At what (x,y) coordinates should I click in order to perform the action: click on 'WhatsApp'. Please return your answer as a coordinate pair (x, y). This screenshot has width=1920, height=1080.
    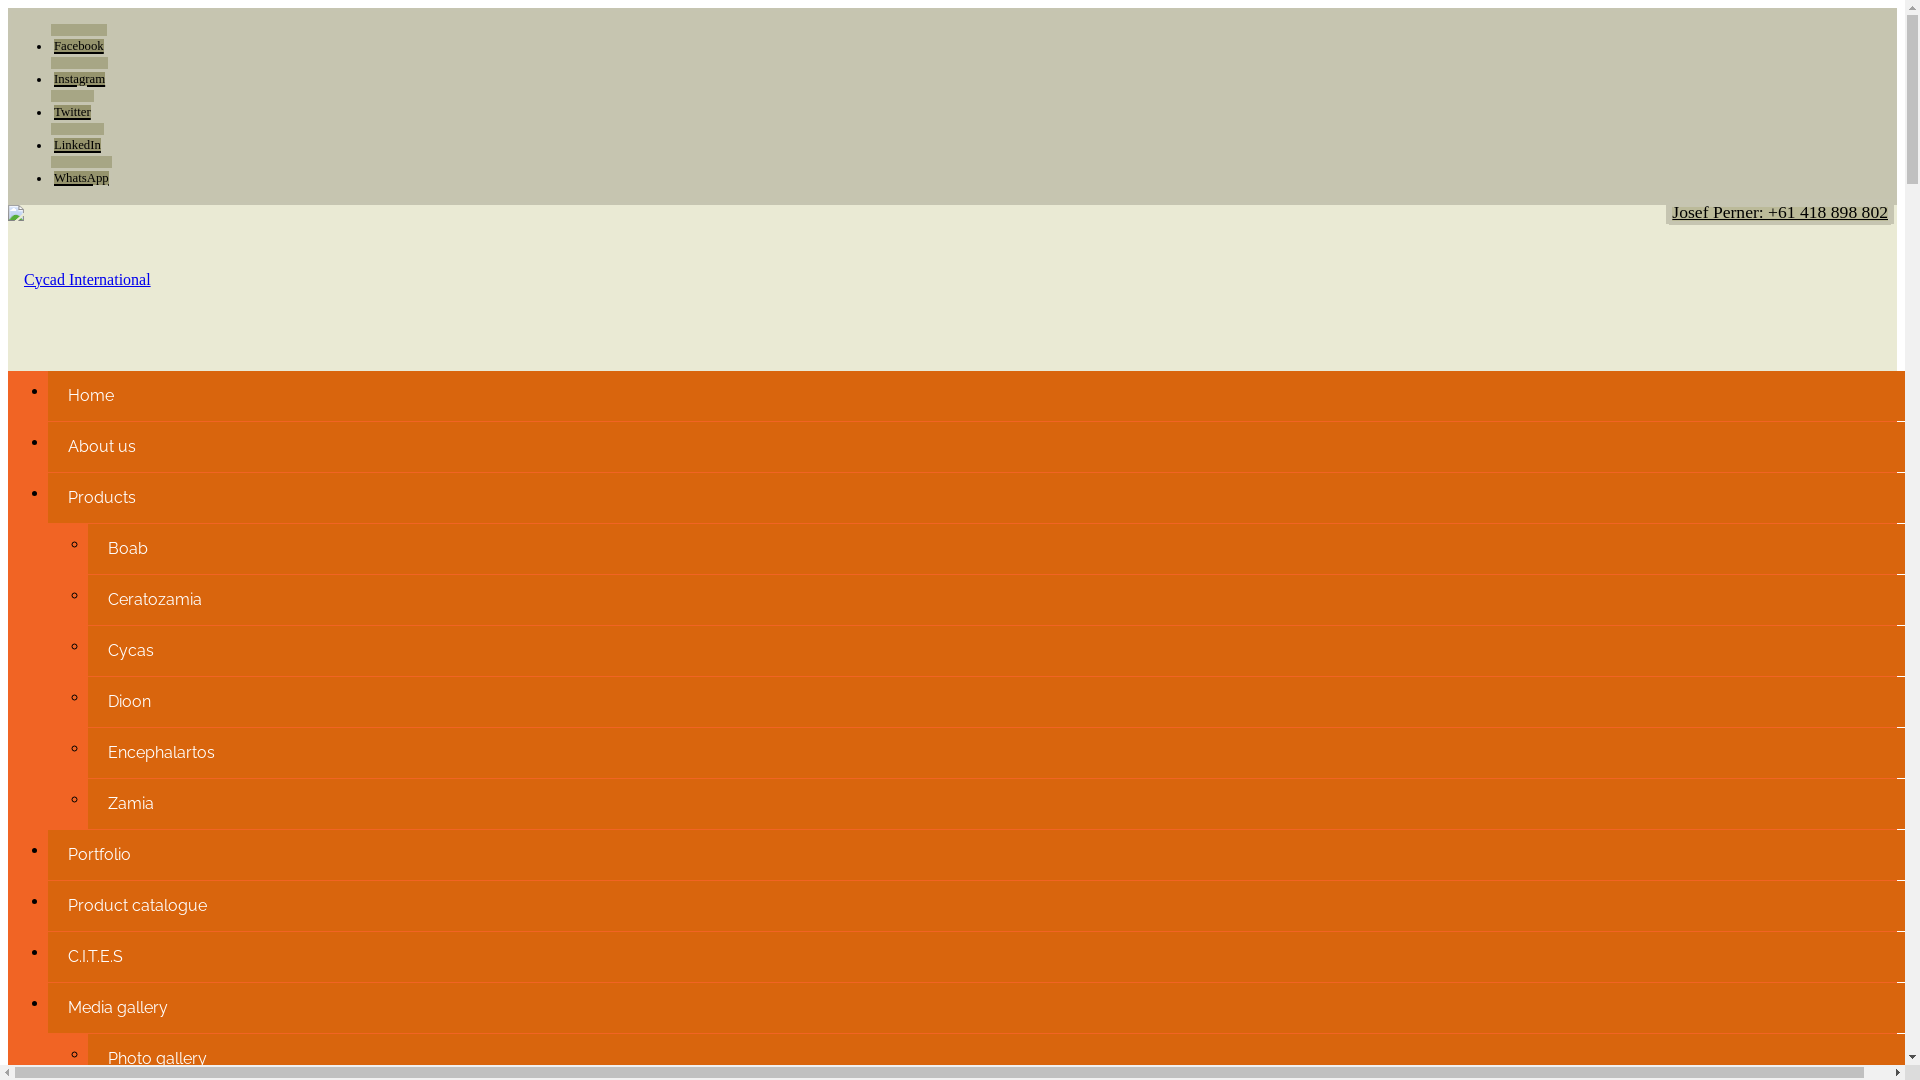
    Looking at the image, I should click on (80, 171).